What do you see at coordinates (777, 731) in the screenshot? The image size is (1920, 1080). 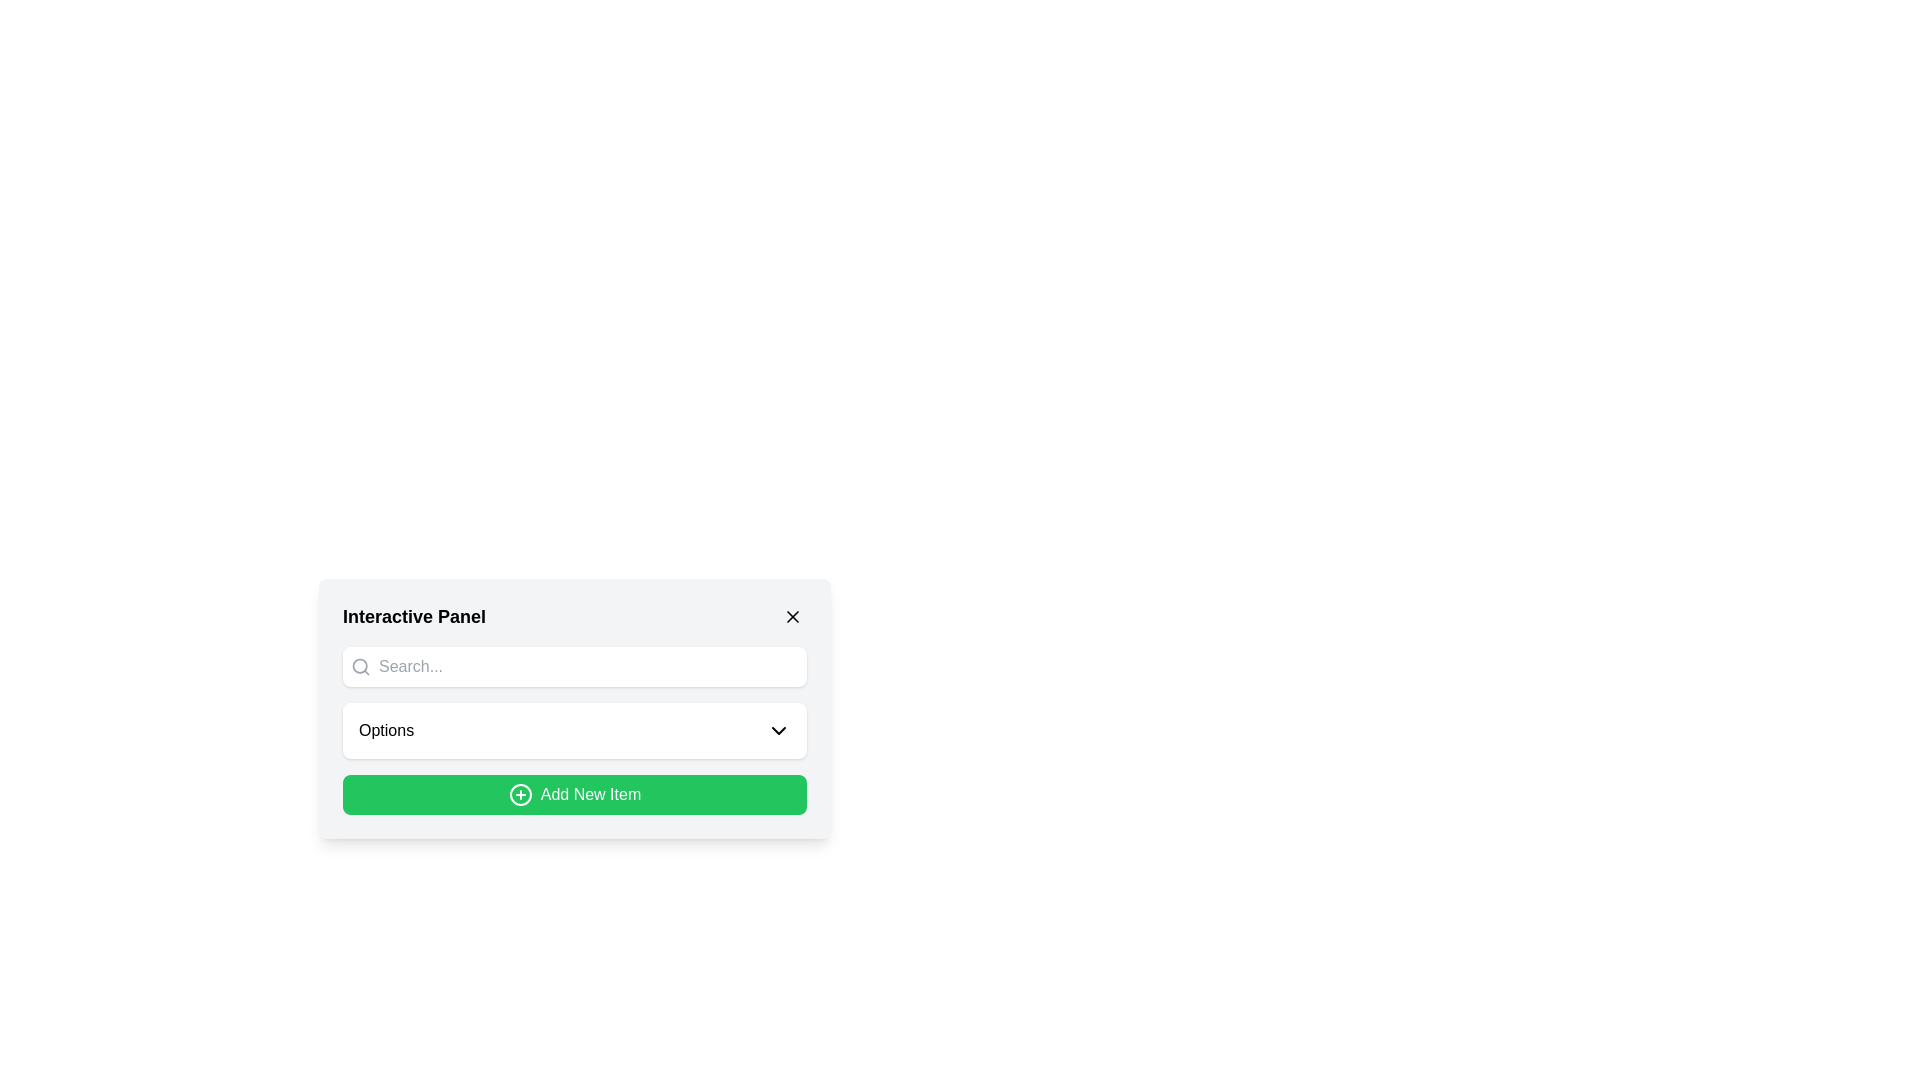 I see `the downward-facing chevron icon located to the right side of the 'Options' label` at bounding box center [777, 731].